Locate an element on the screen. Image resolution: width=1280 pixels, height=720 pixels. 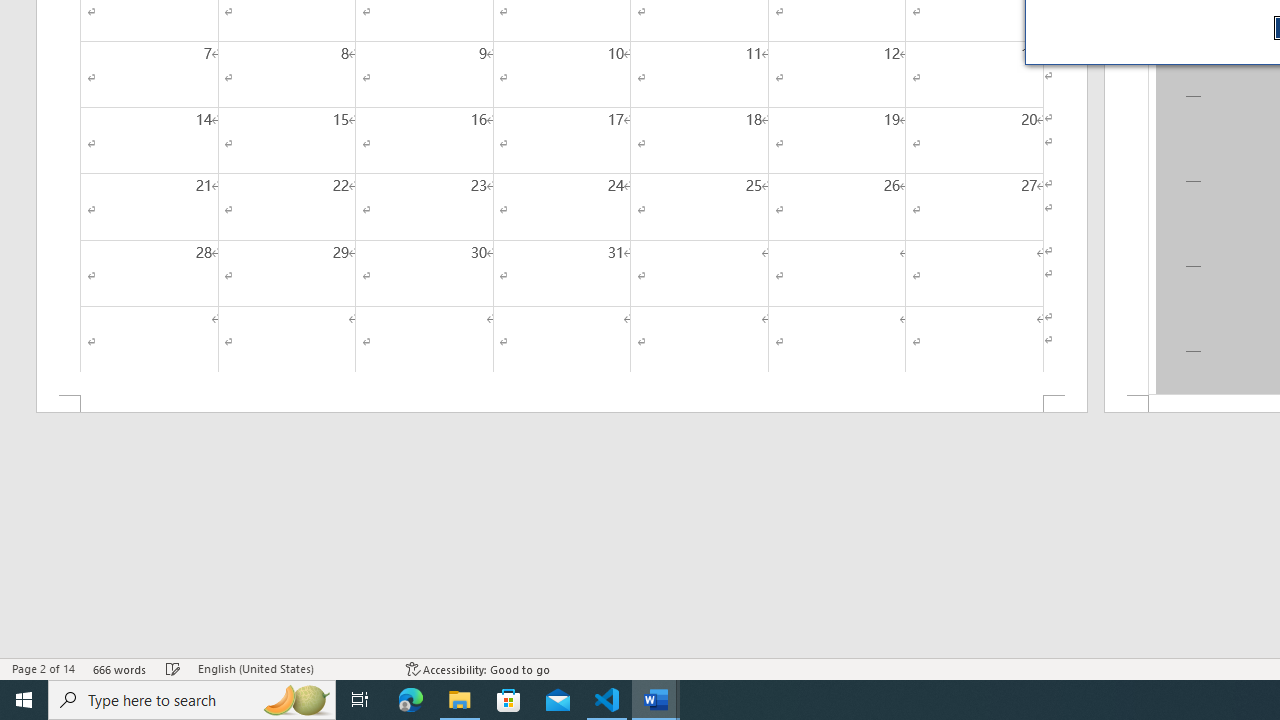
'Task View' is located at coordinates (359, 698).